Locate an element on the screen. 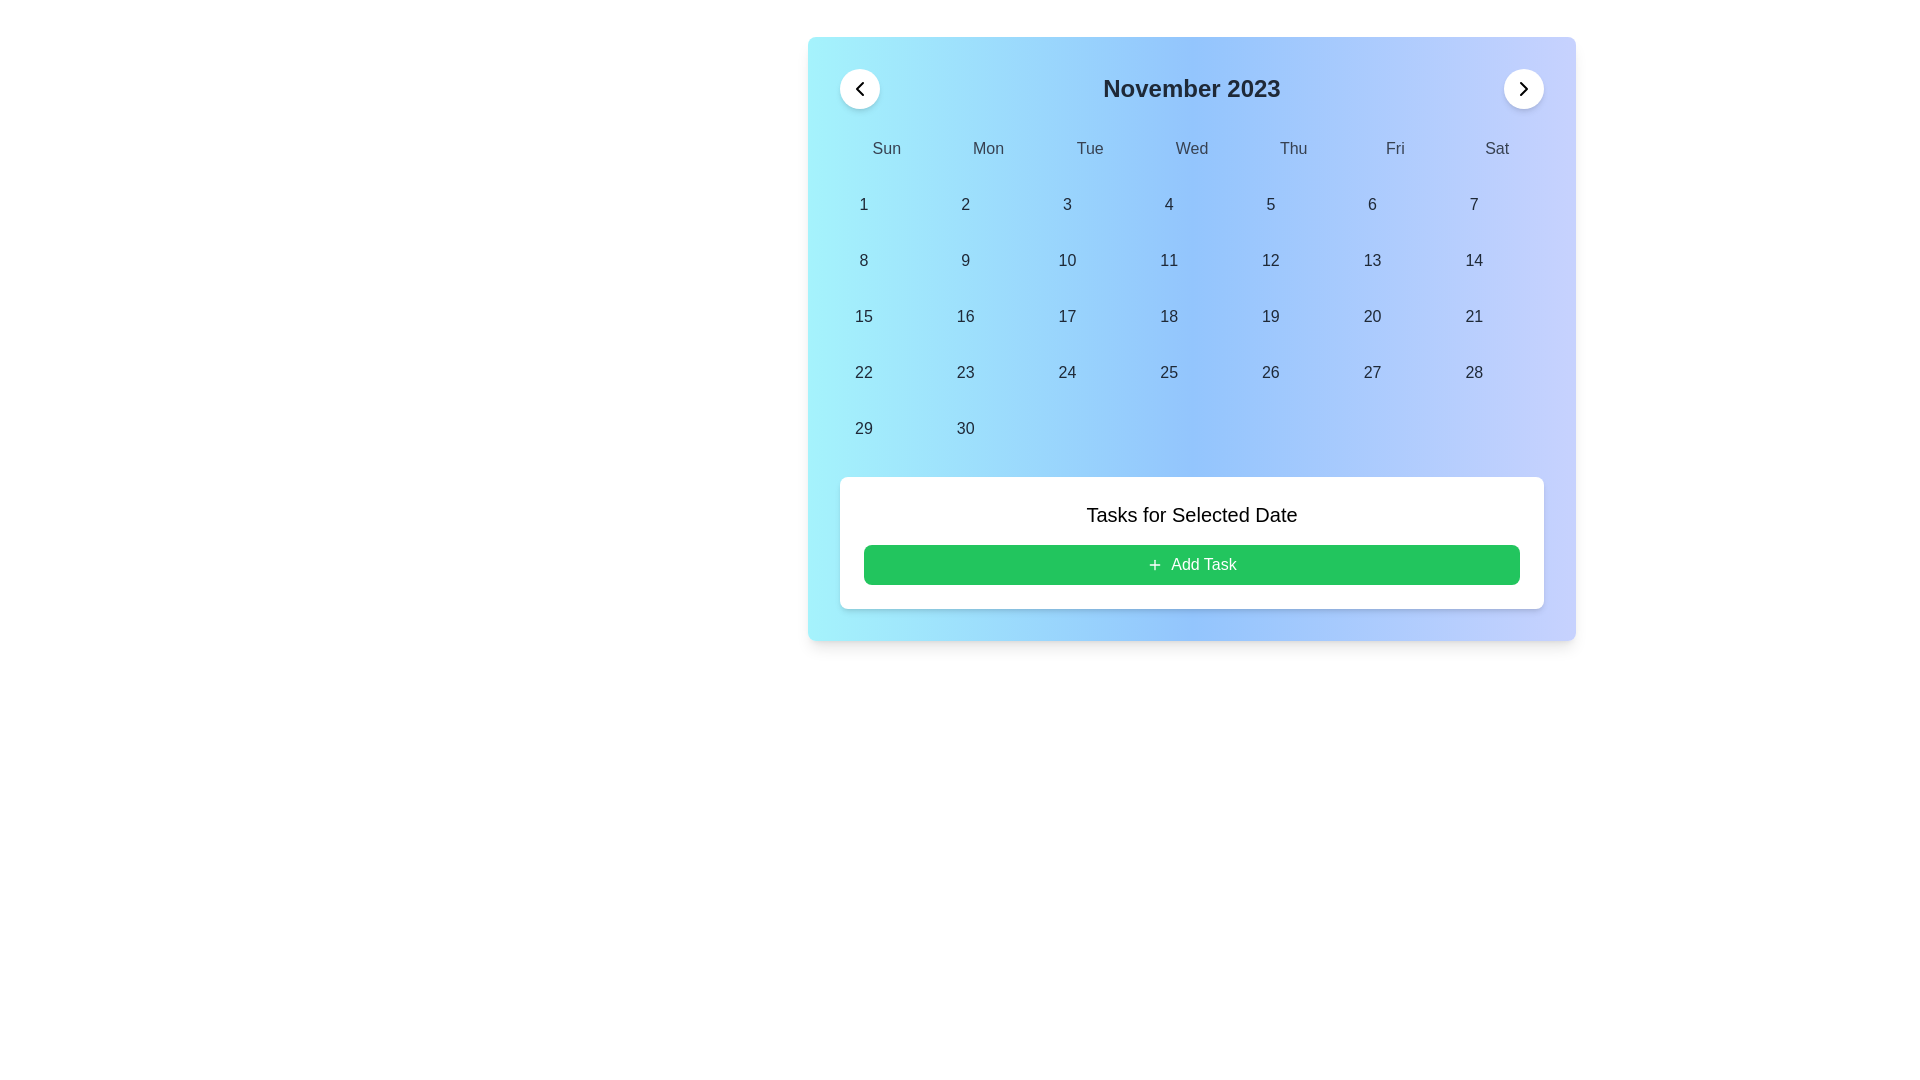 The image size is (1920, 1080). the calendar date button '5' is located at coordinates (1269, 204).